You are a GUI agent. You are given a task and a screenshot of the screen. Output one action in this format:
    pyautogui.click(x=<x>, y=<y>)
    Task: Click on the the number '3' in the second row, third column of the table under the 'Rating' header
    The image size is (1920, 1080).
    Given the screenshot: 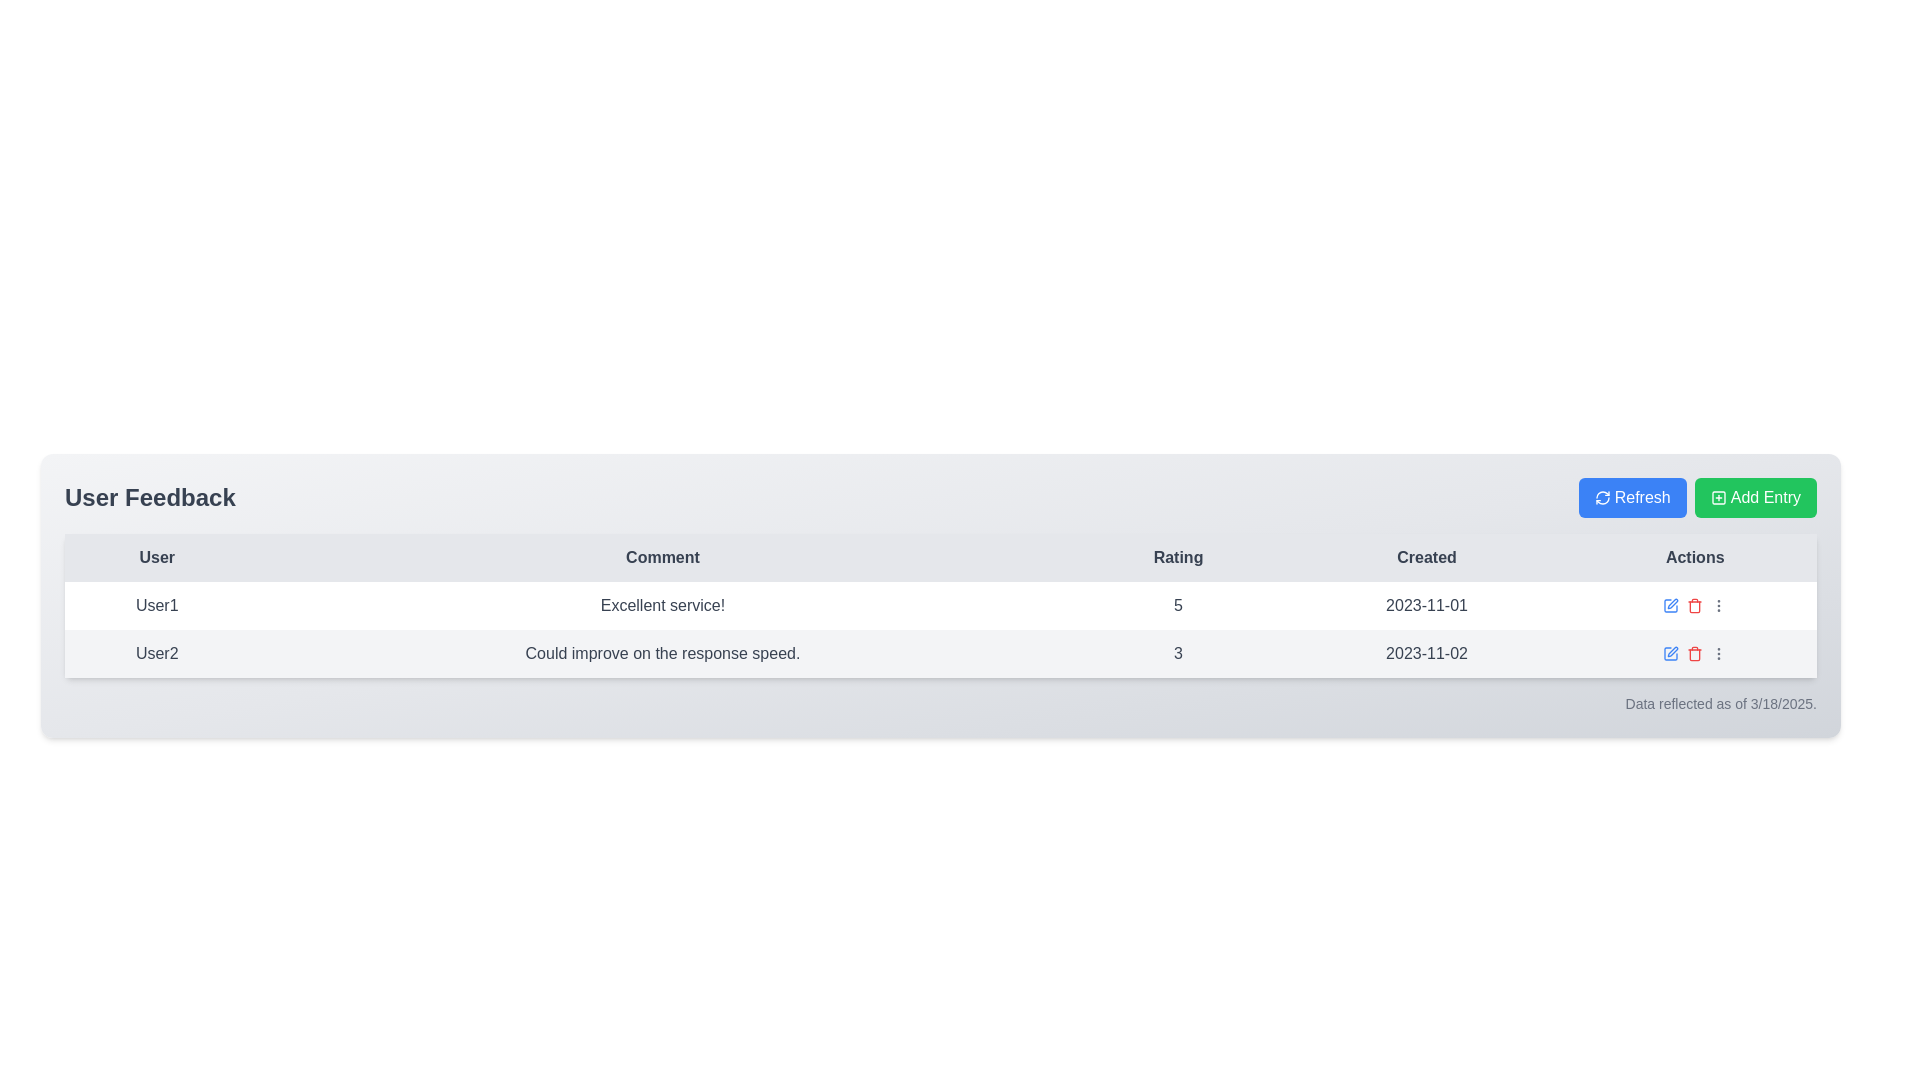 What is the action you would take?
    pyautogui.click(x=1178, y=654)
    